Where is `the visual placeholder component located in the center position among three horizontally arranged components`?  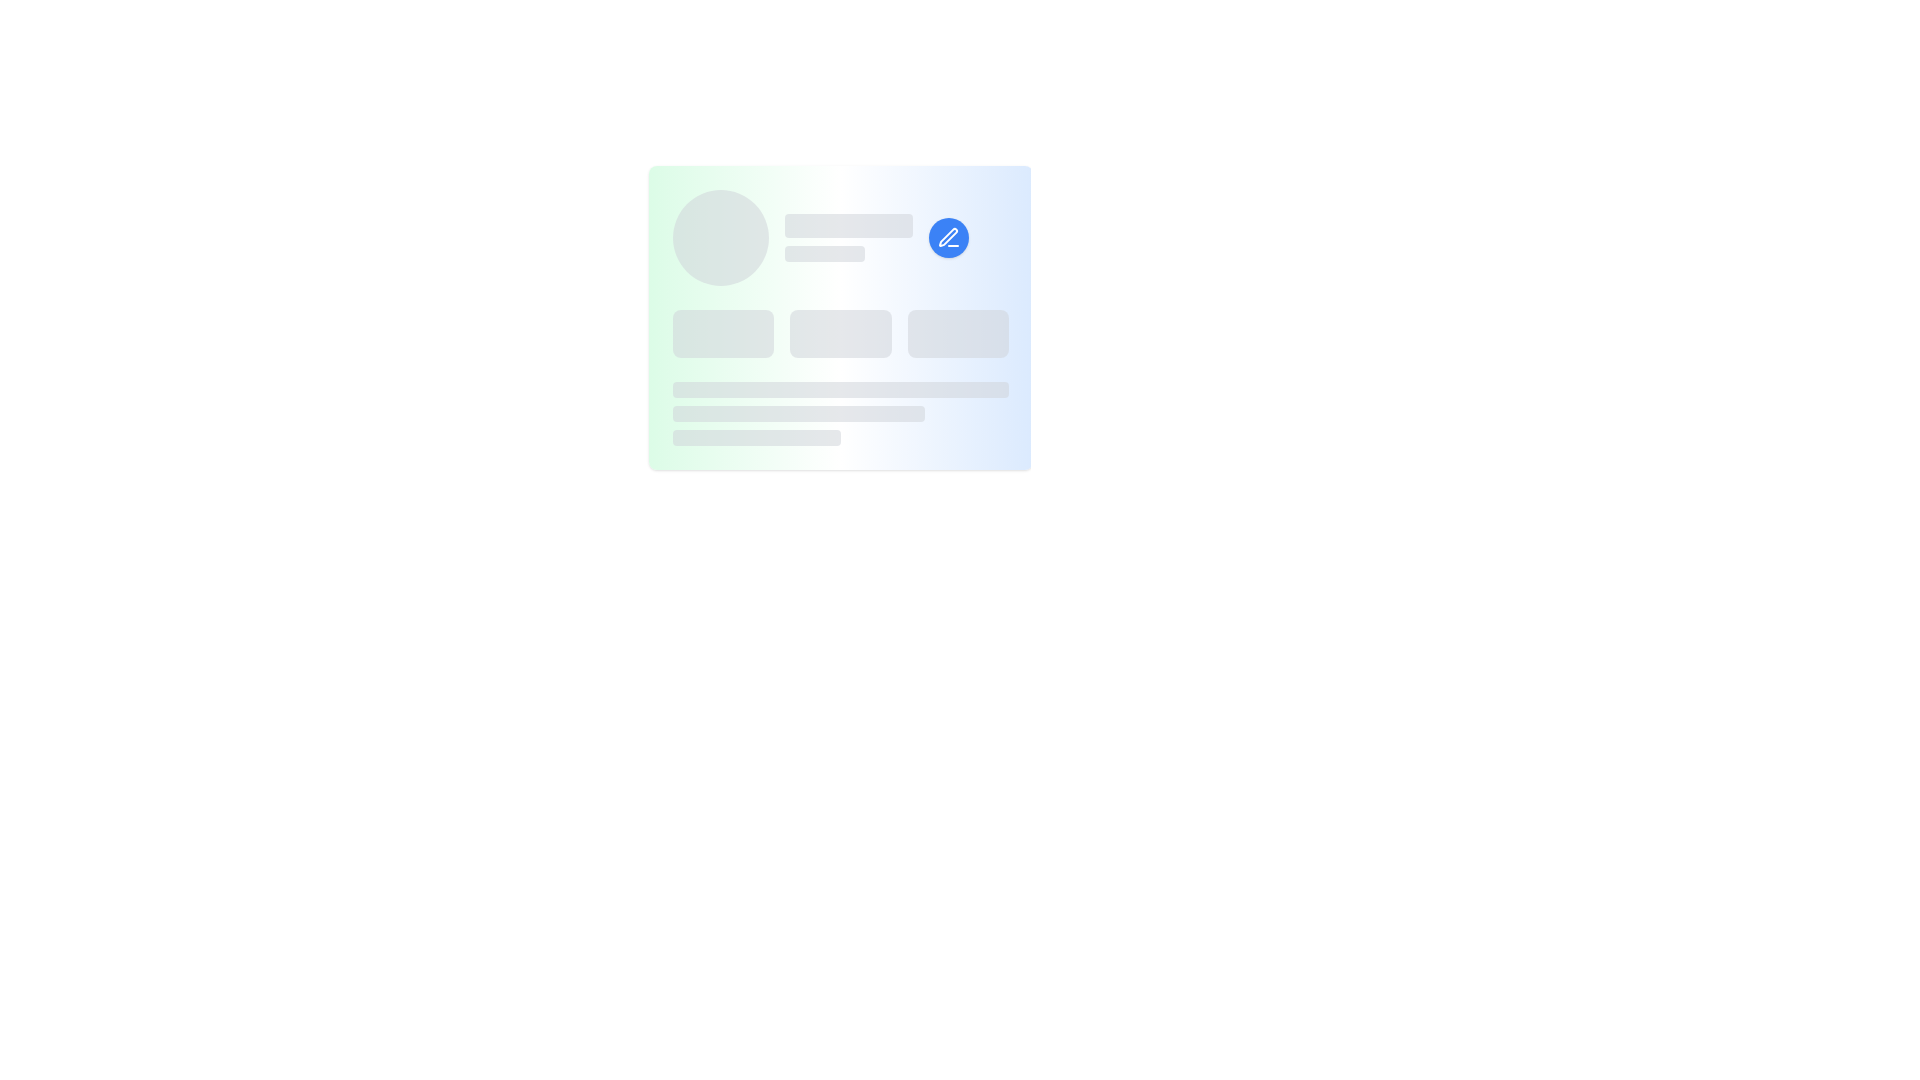 the visual placeholder component located in the center position among three horizontally arranged components is located at coordinates (840, 333).